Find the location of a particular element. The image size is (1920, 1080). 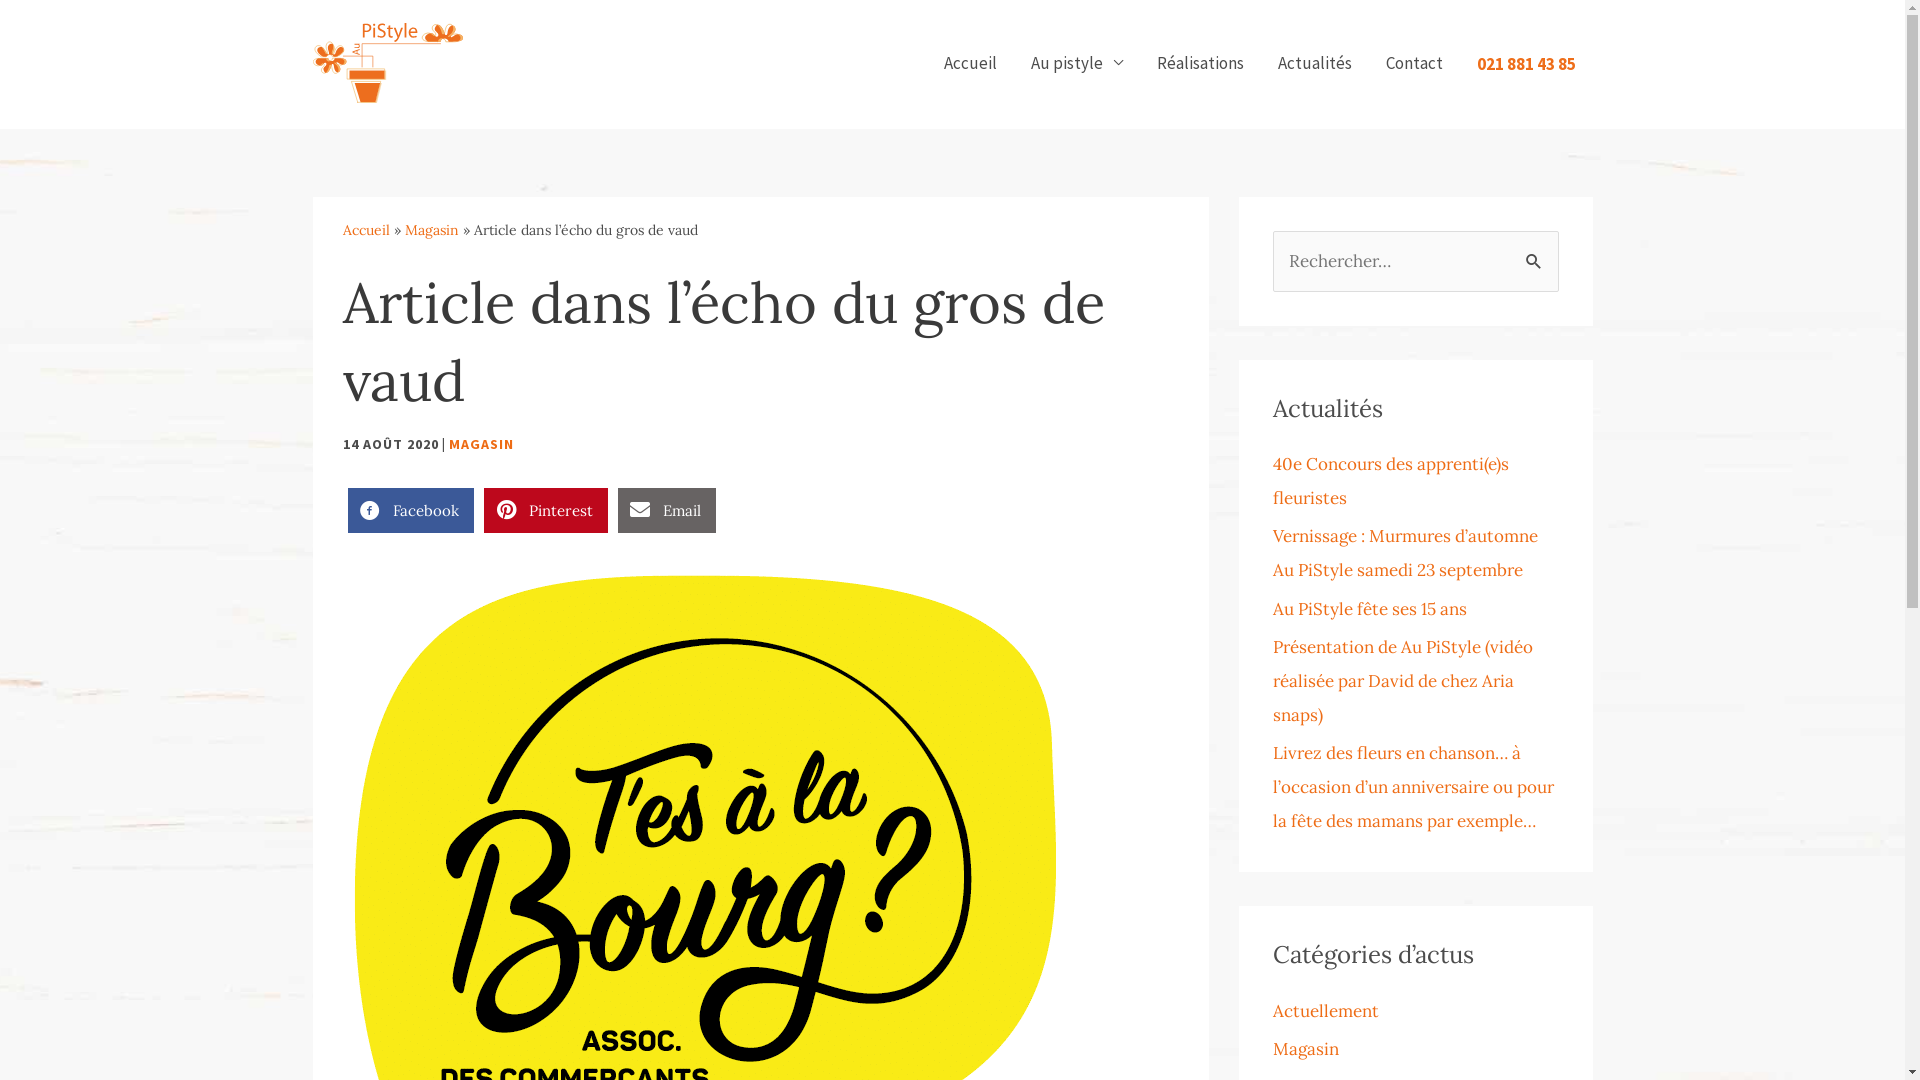

'Contact' is located at coordinates (1412, 61).